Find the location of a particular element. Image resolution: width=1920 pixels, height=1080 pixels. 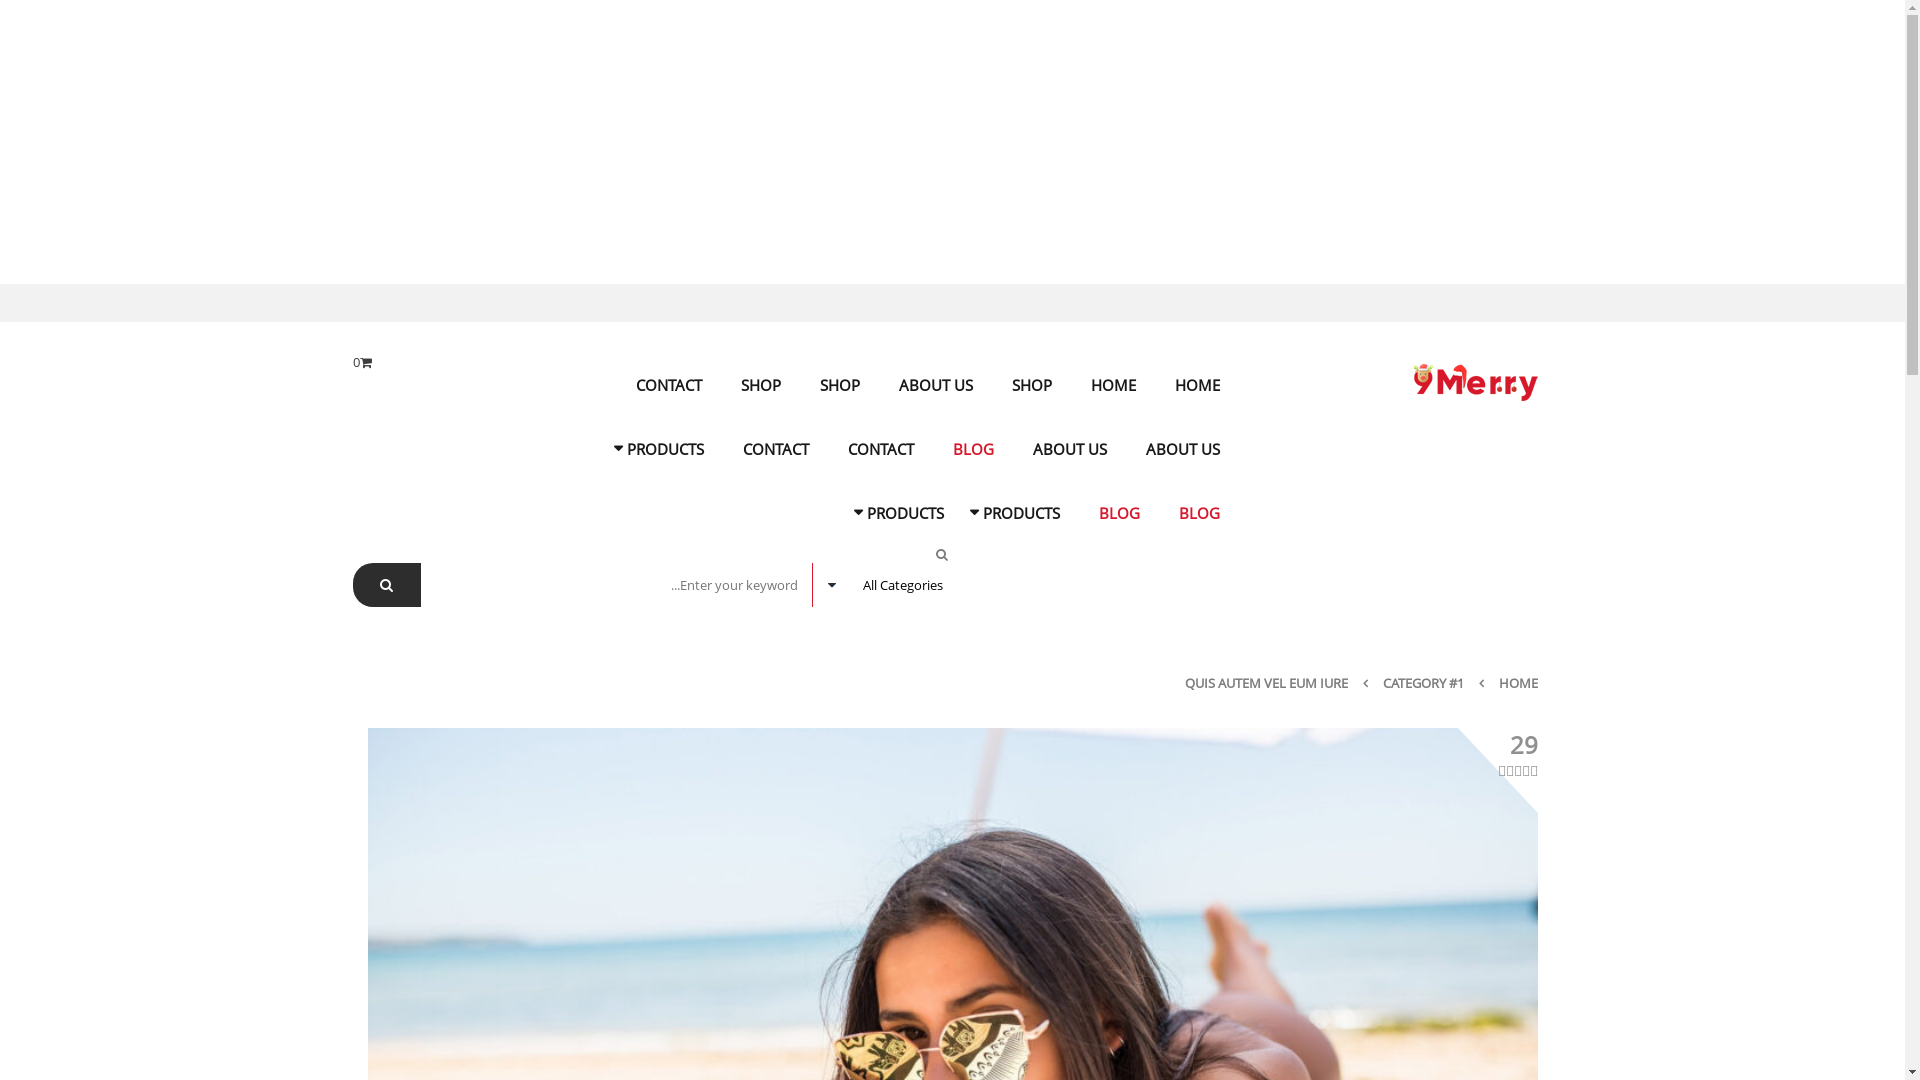

'0' is located at coordinates (361, 362).